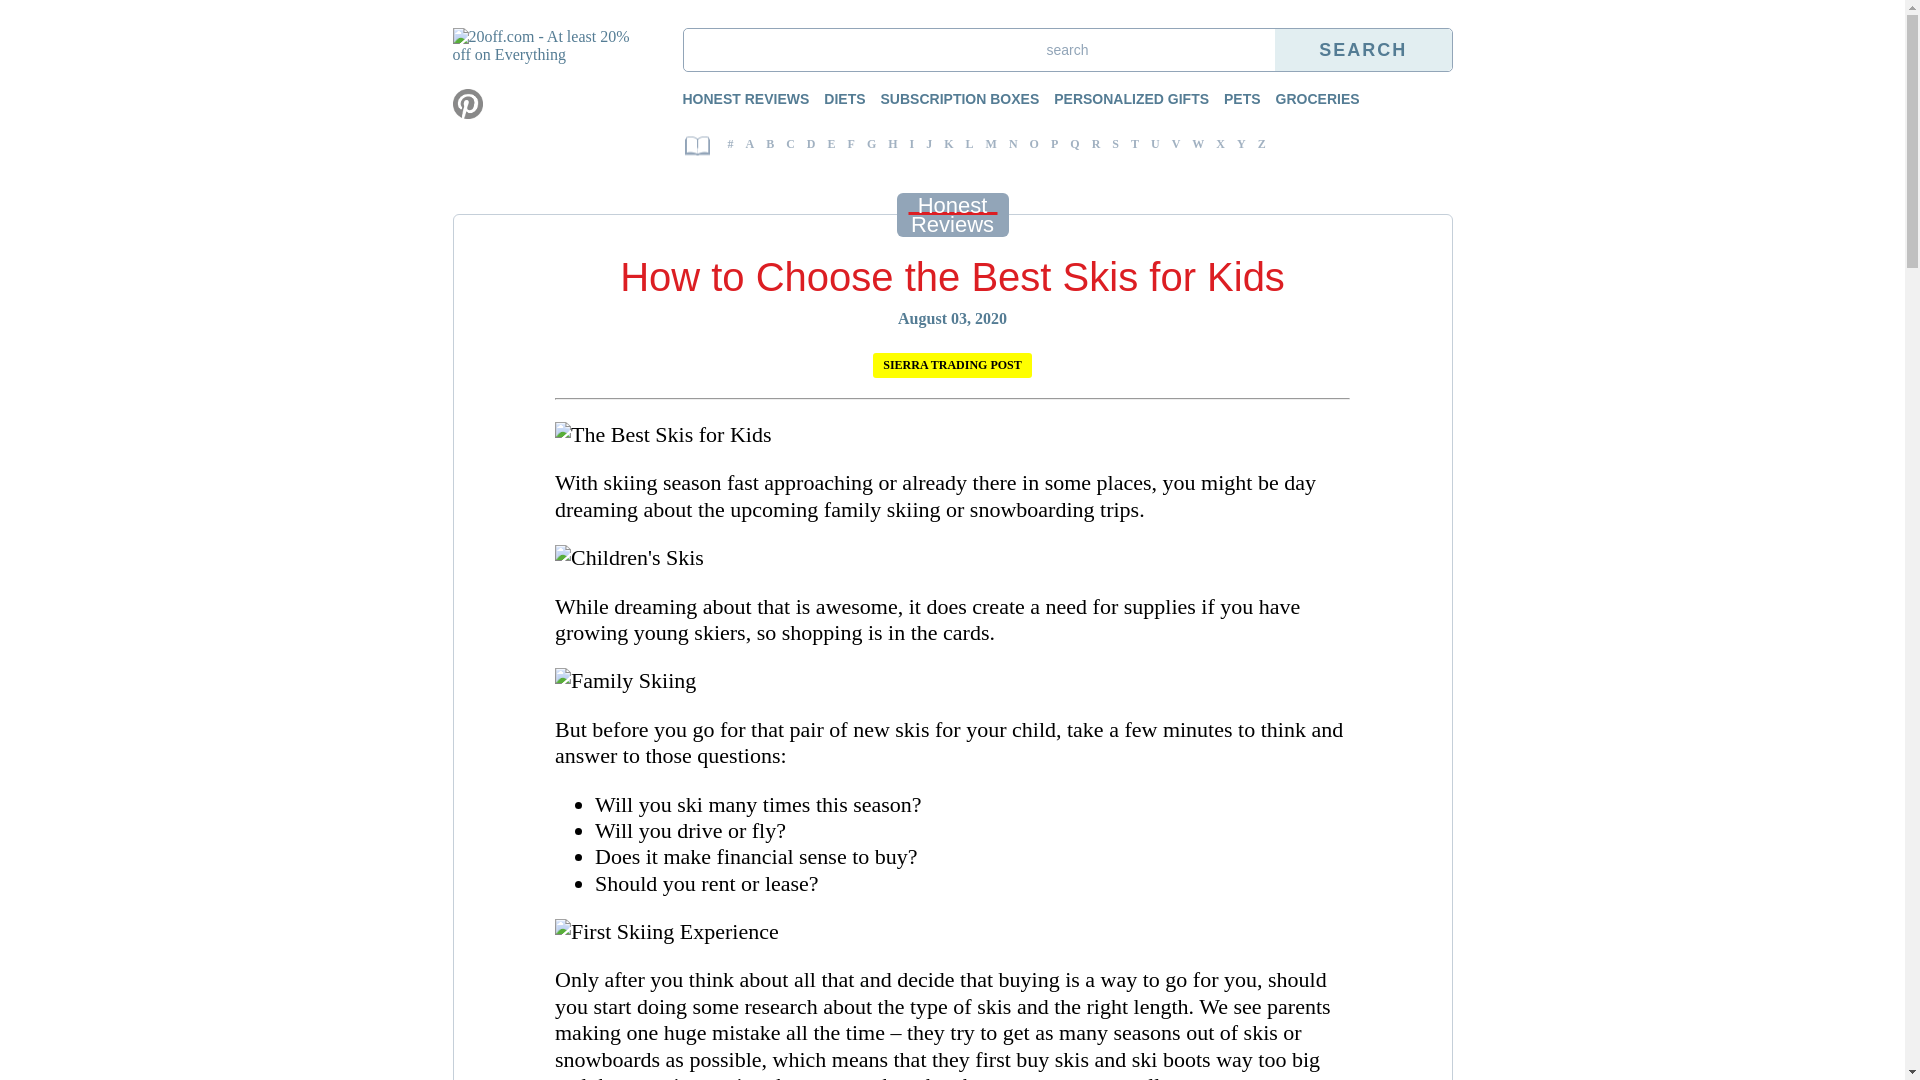 This screenshot has width=1920, height=1080. I want to click on 'I', so click(911, 143).